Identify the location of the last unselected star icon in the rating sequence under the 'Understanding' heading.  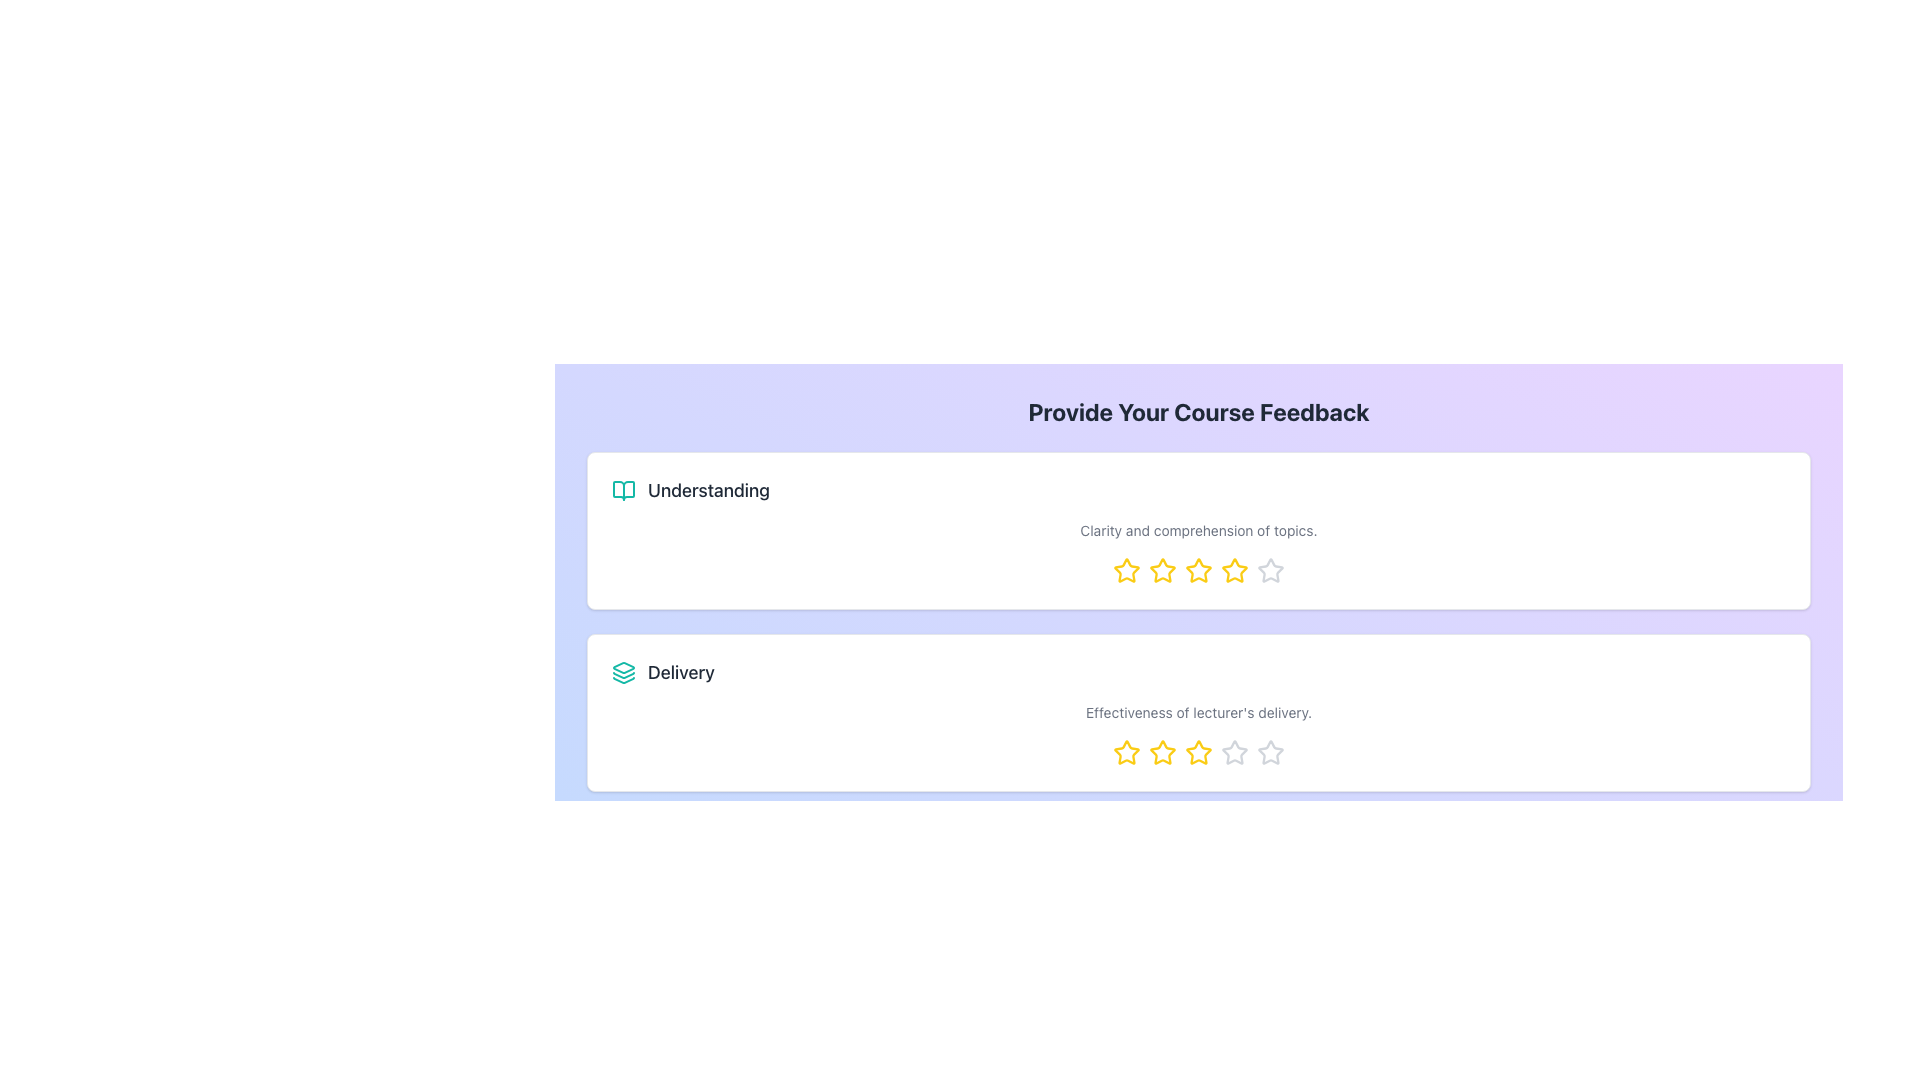
(1270, 570).